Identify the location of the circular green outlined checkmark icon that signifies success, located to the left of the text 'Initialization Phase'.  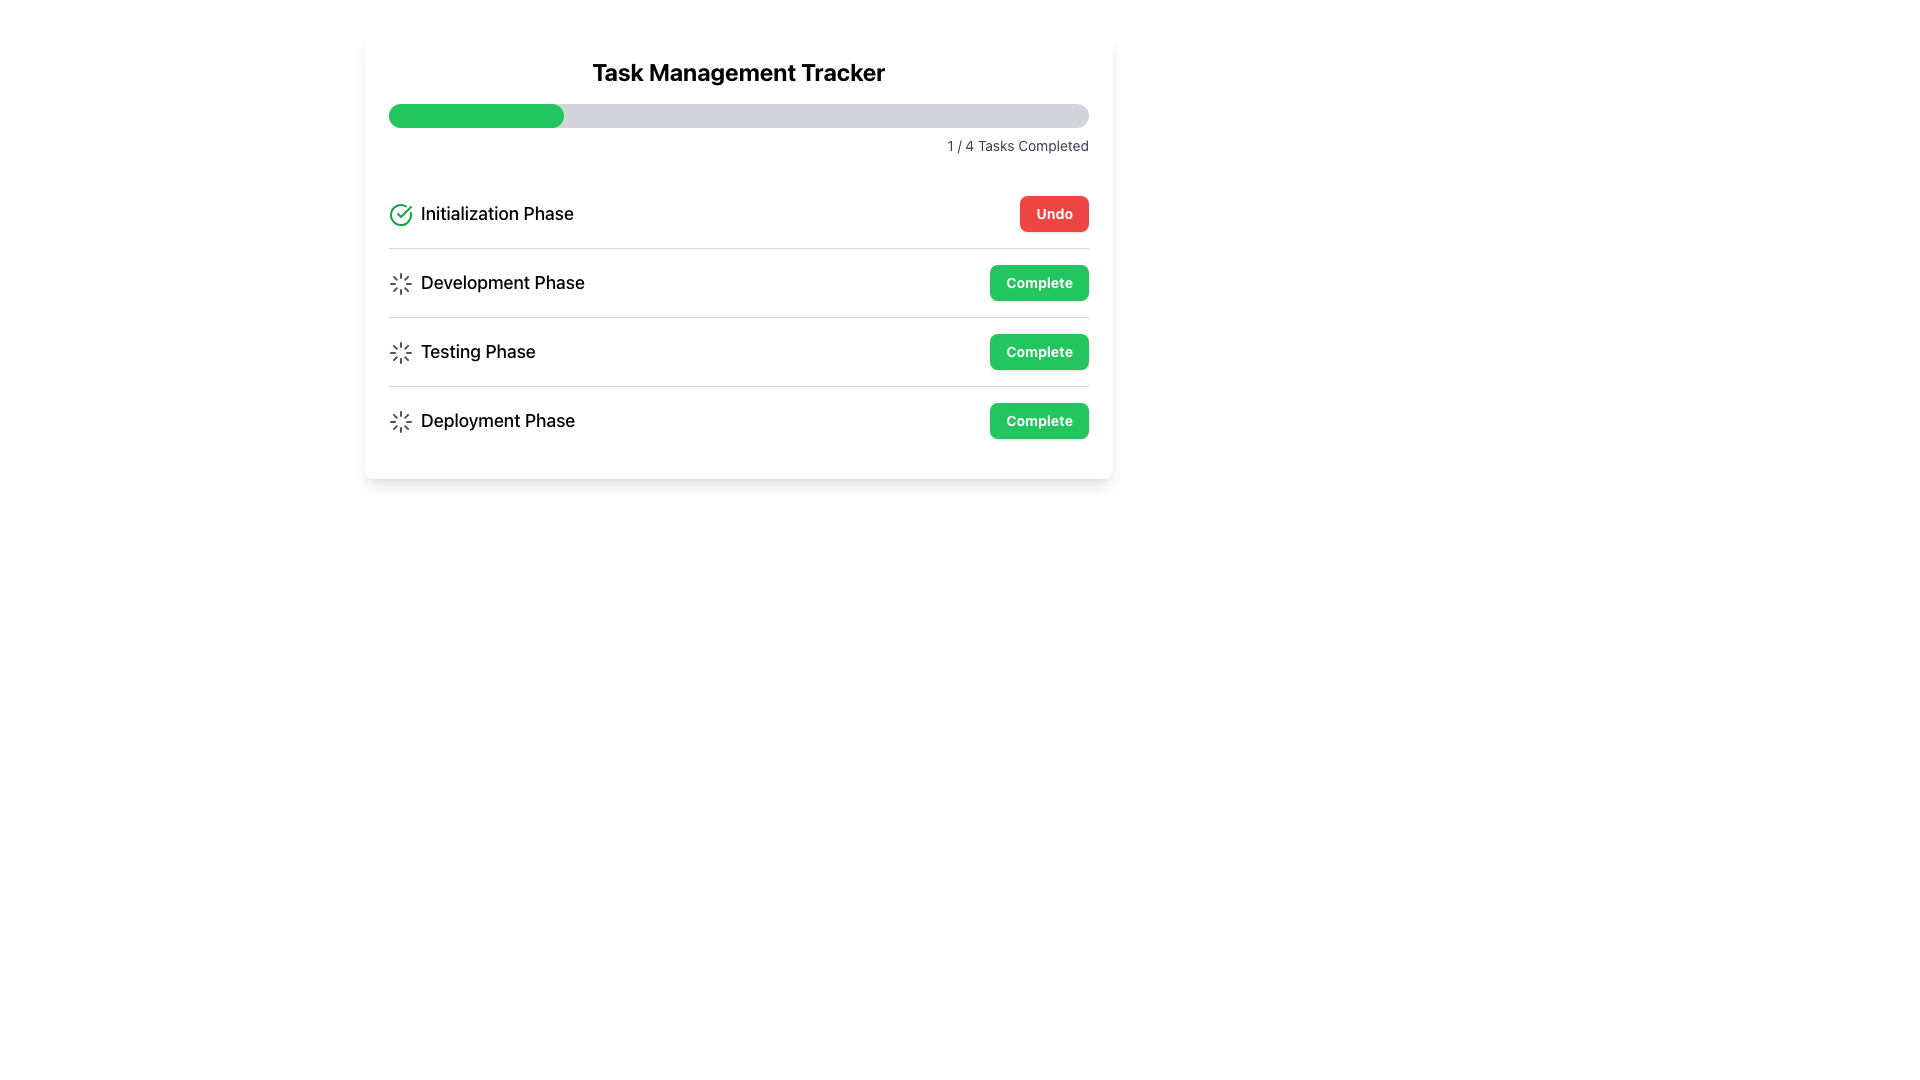
(400, 215).